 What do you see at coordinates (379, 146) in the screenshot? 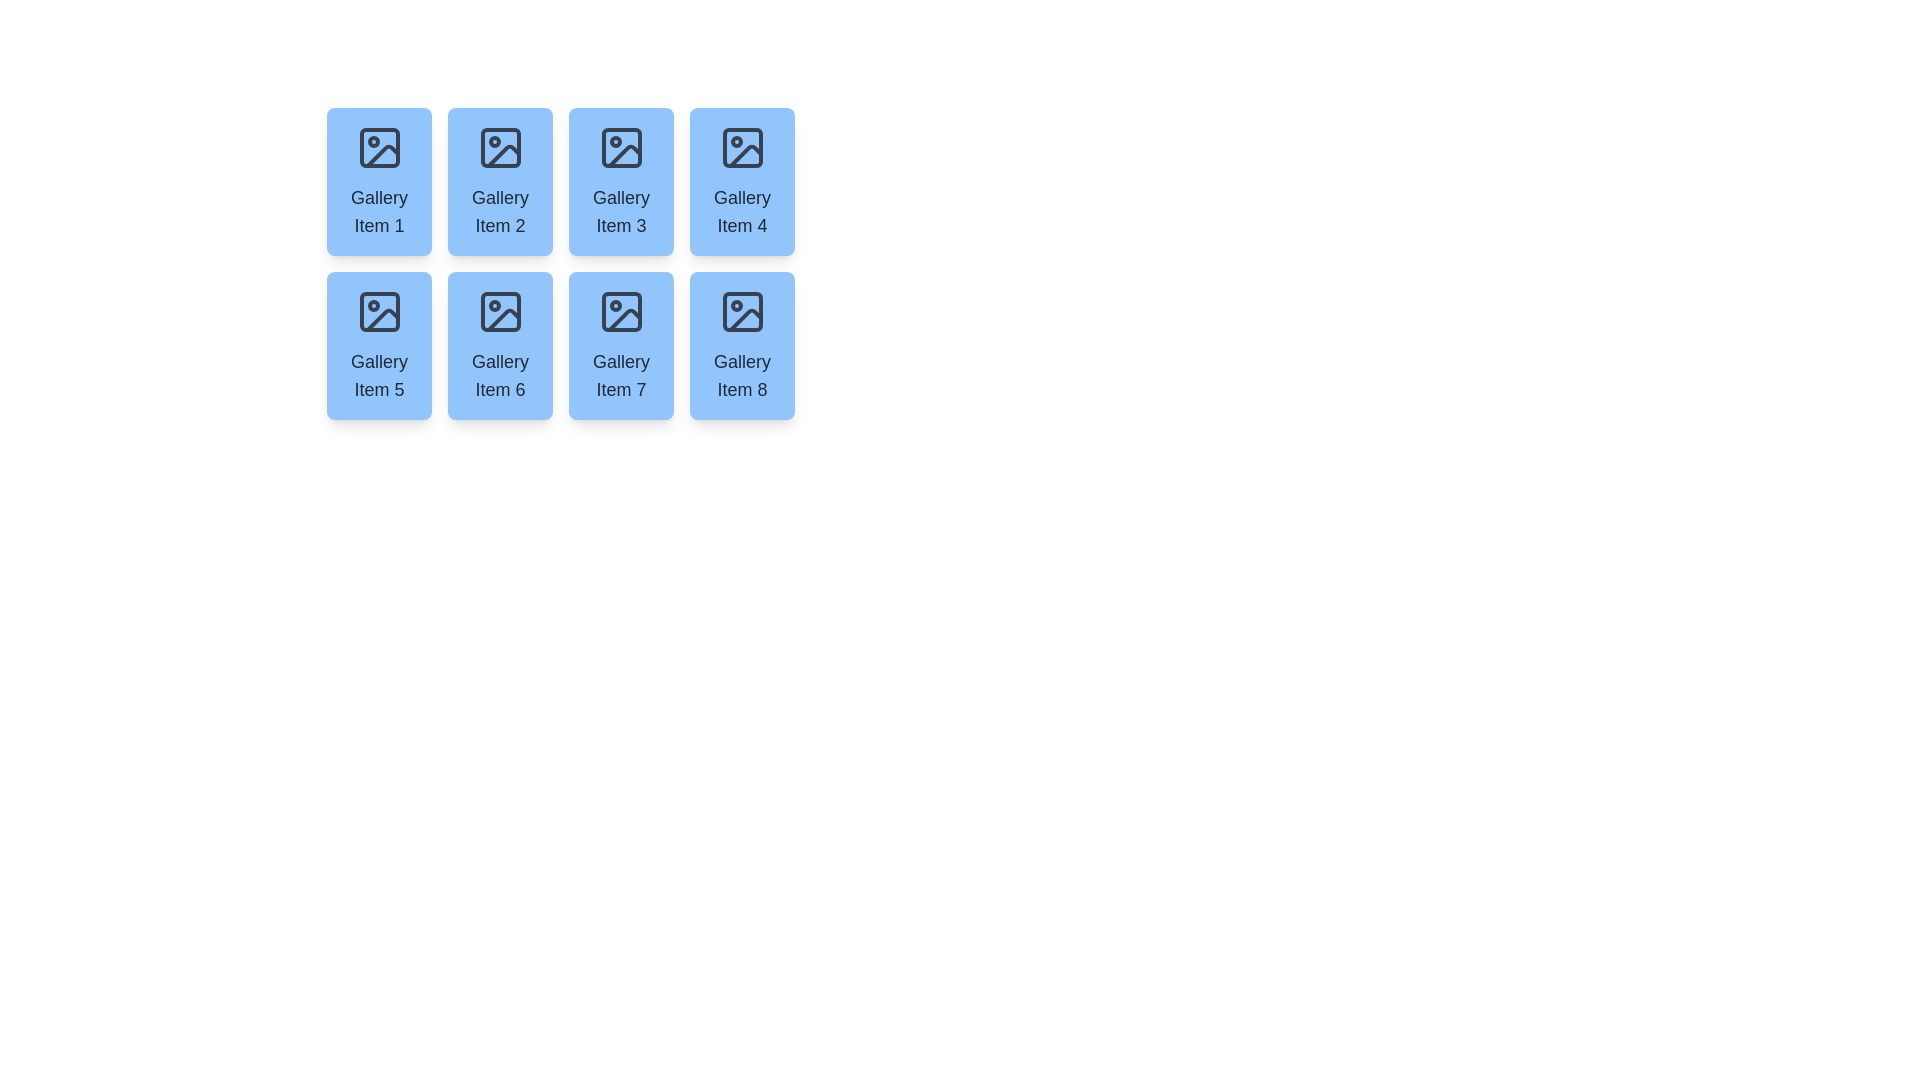
I see `the icon resembling an image placeholder with a mountain and a sun, located at the upper-center of the button labeled 'Gallery Item 1'` at bounding box center [379, 146].